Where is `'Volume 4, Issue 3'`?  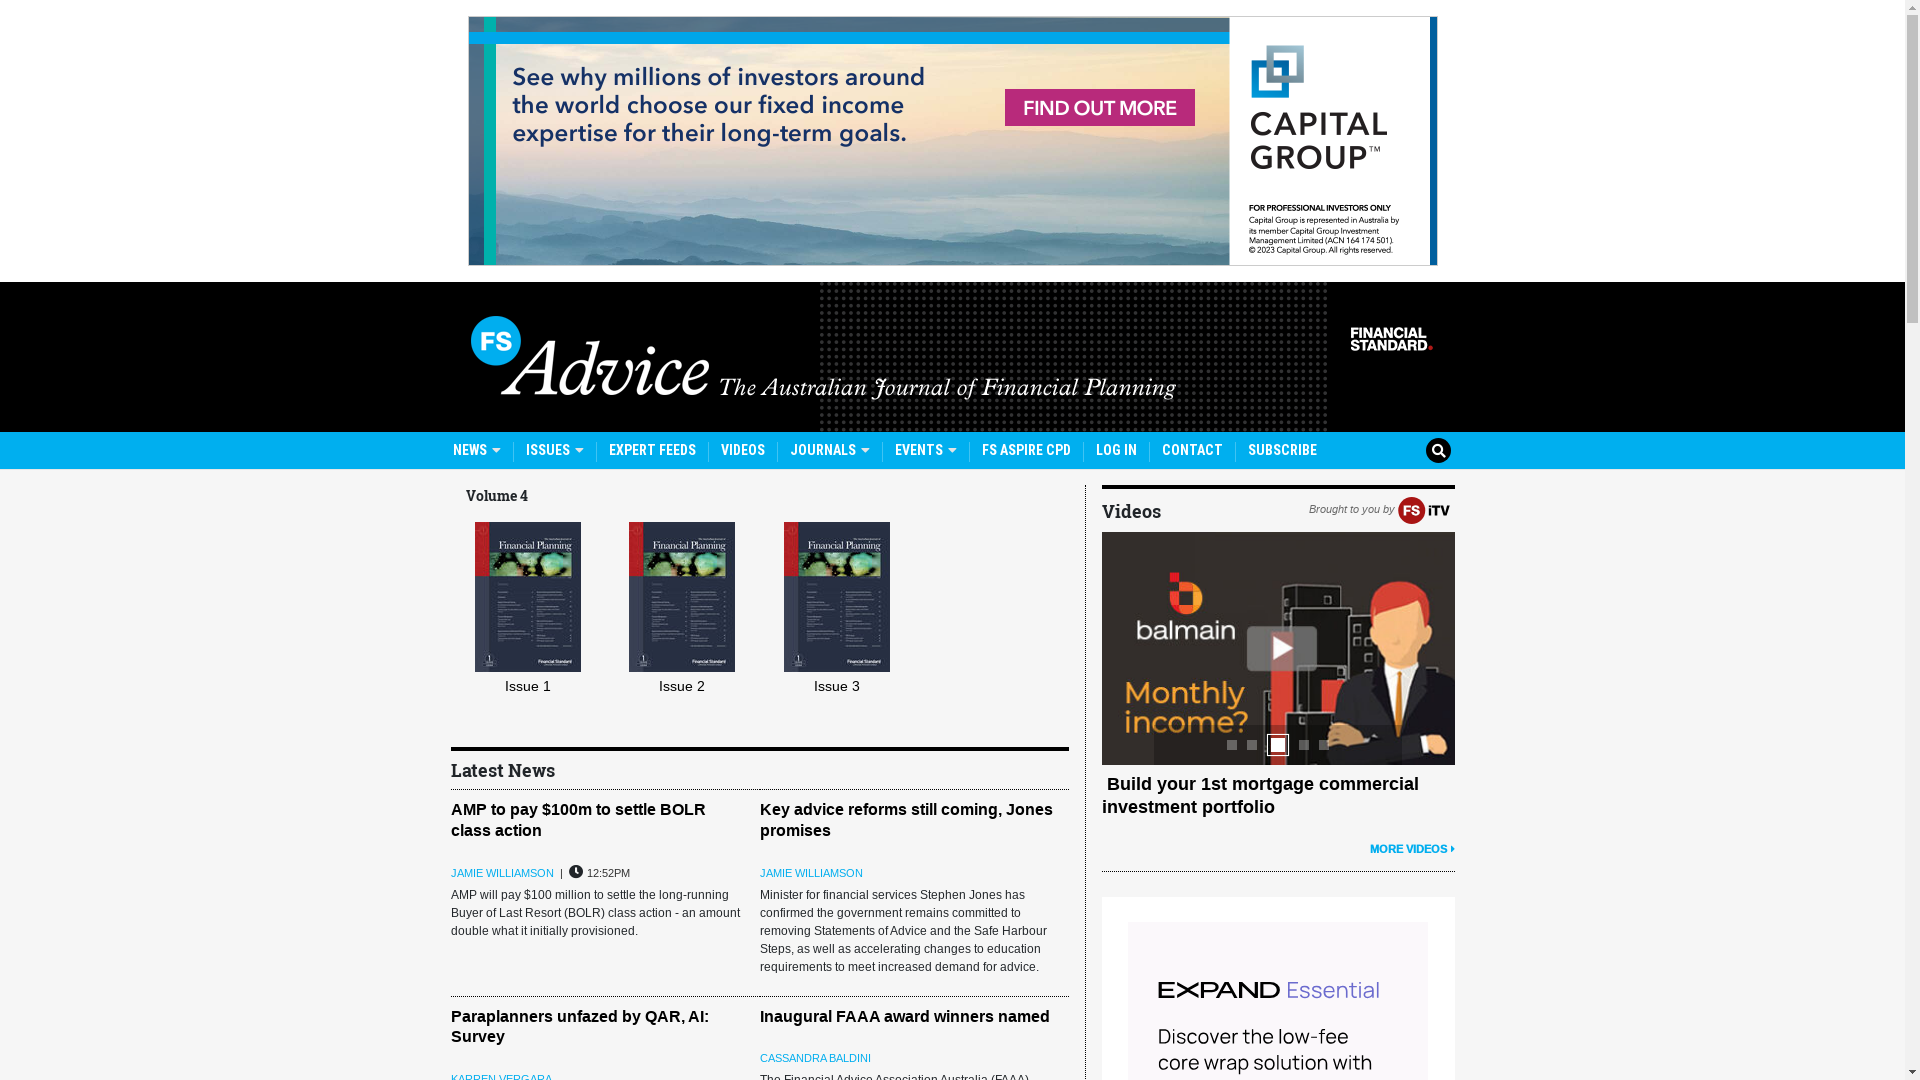 'Volume 4, Issue 3' is located at coordinates (836, 596).